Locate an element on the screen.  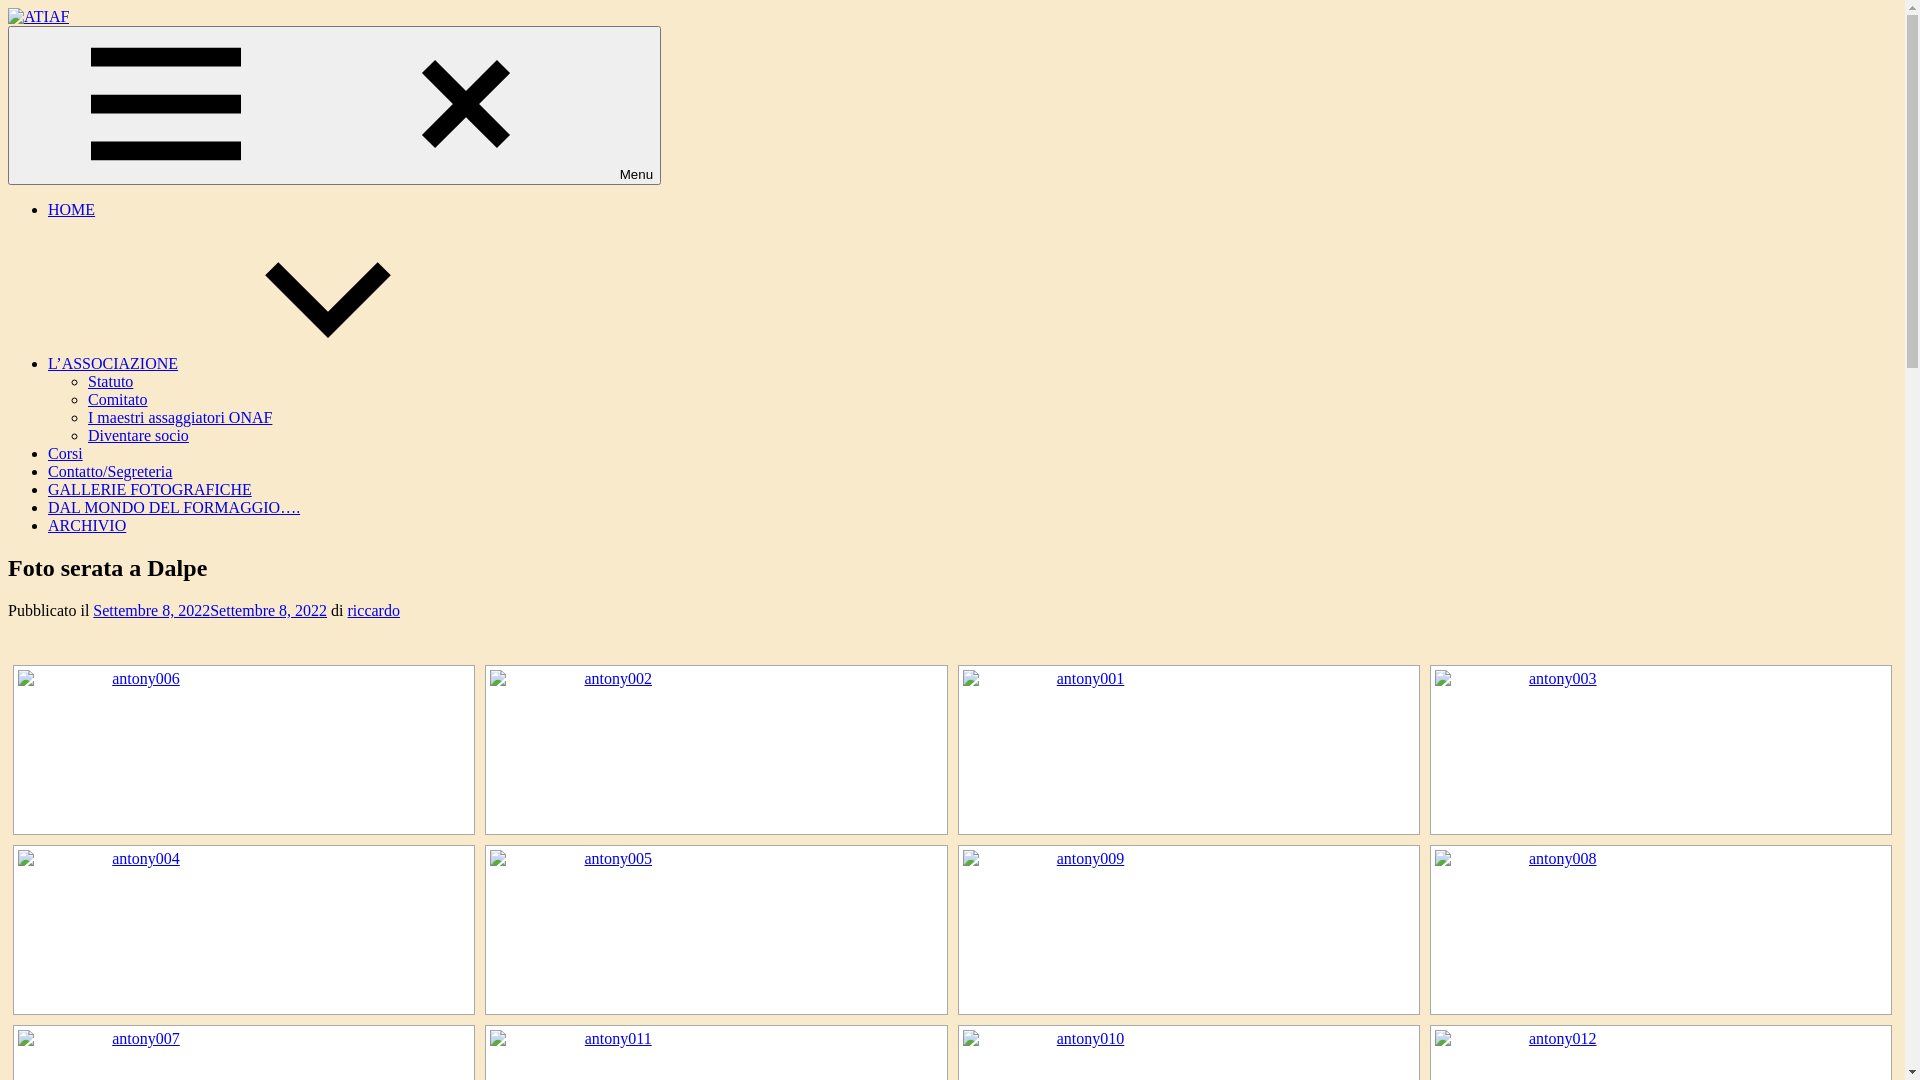
'antony005' is located at coordinates (608, 929).